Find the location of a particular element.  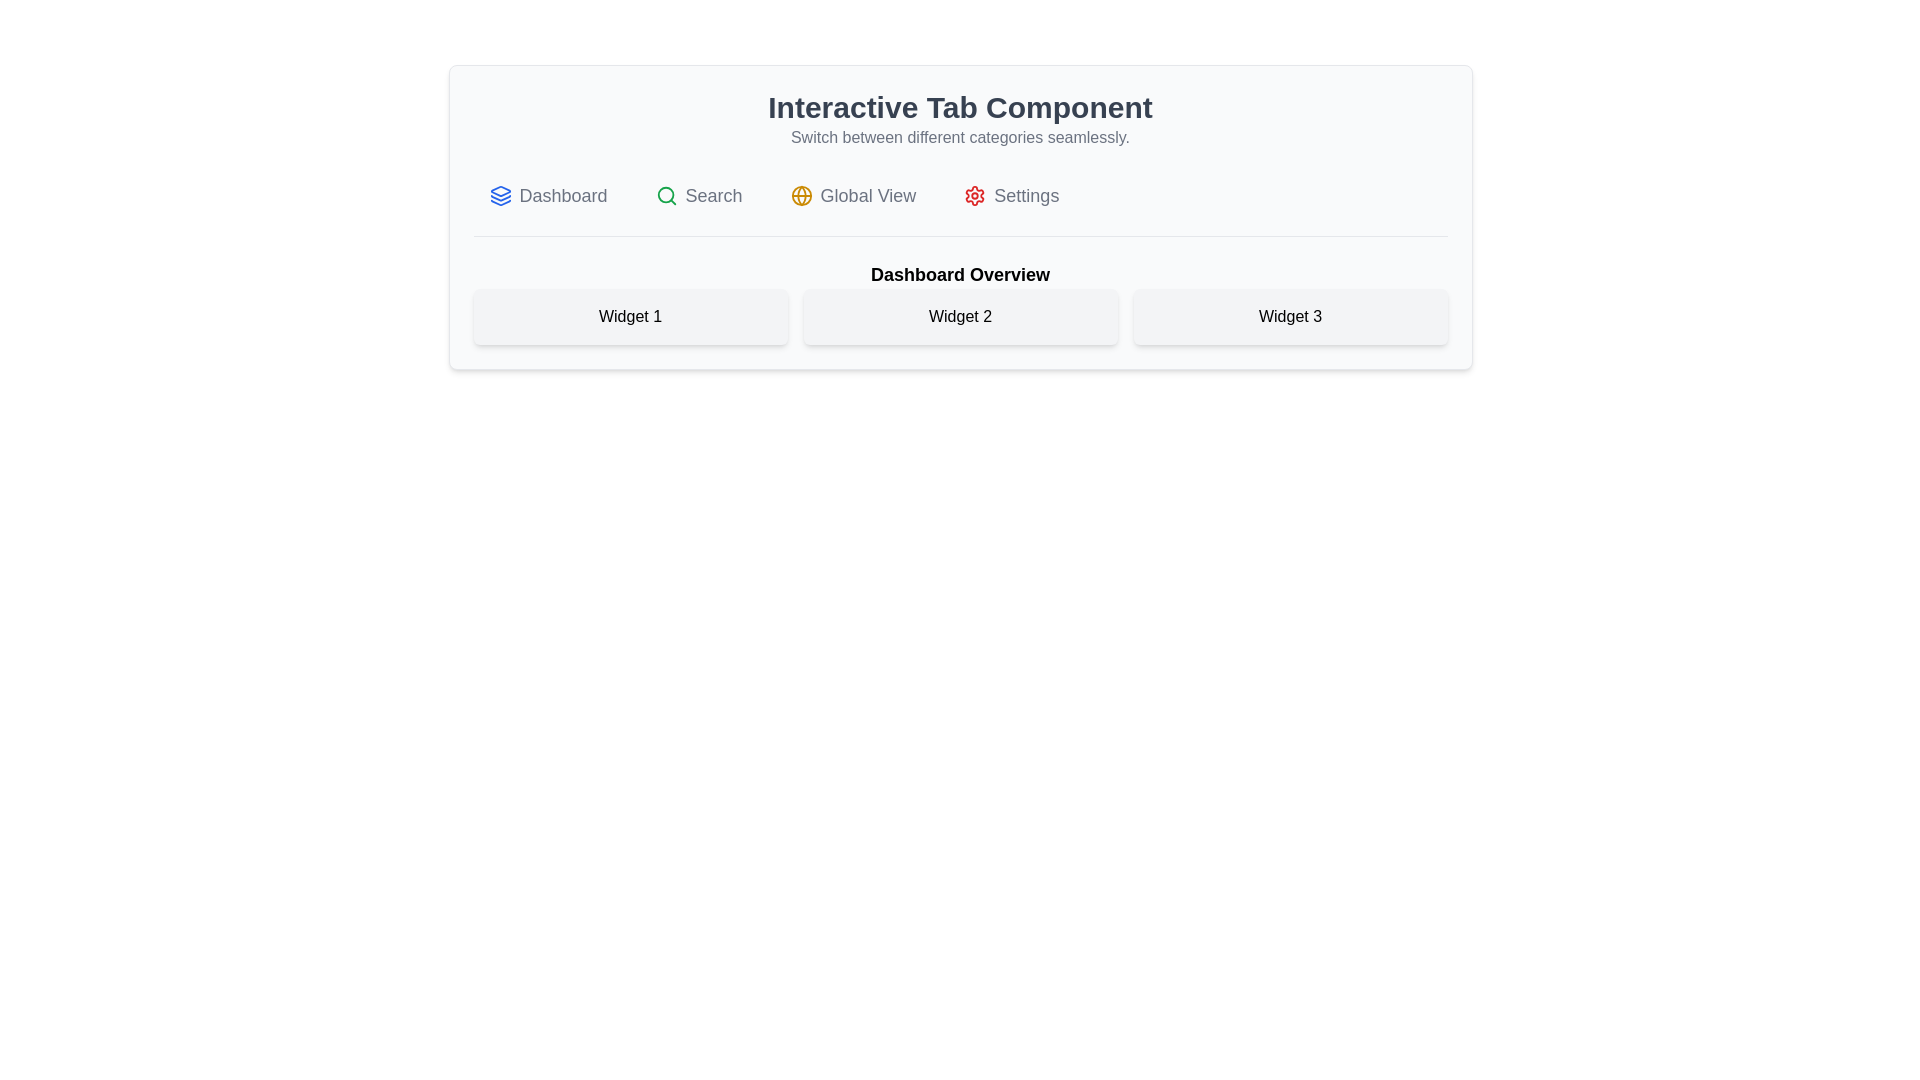

the 'Dashboard' tab icon located in the tab navigation bar at the top of the interface is located at coordinates (500, 196).